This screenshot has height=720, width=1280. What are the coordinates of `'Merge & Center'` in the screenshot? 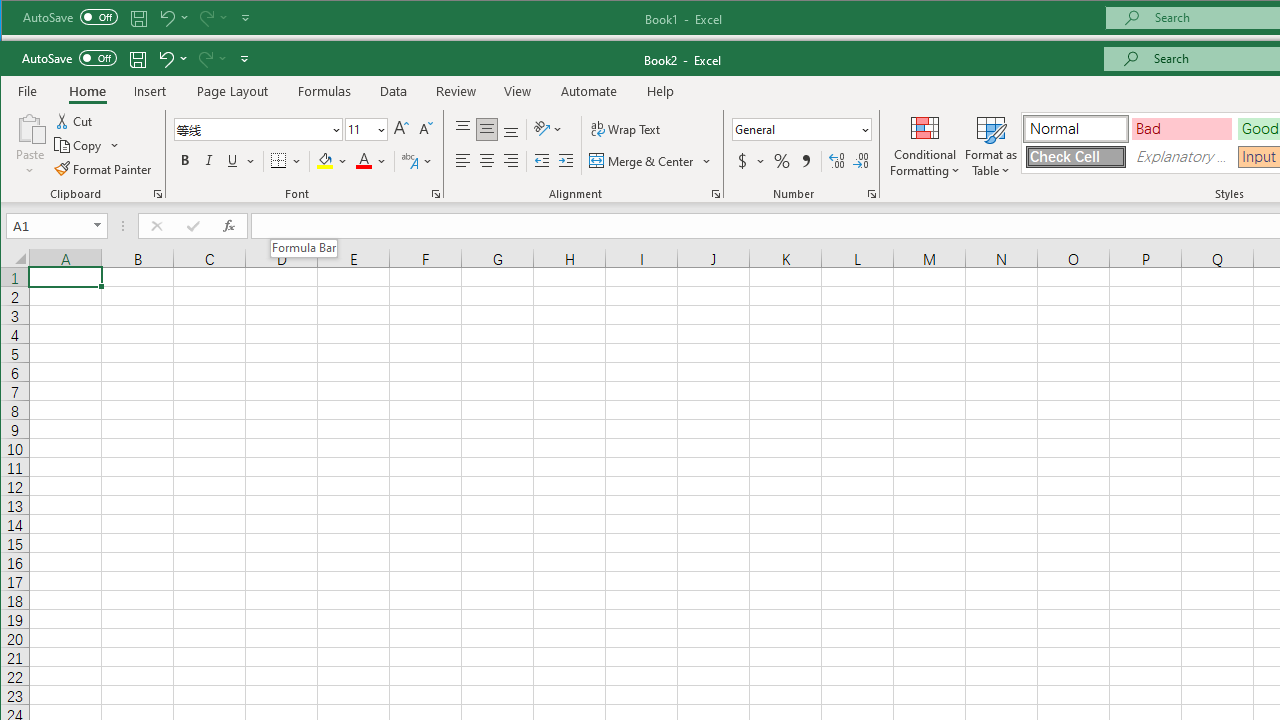 It's located at (650, 160).